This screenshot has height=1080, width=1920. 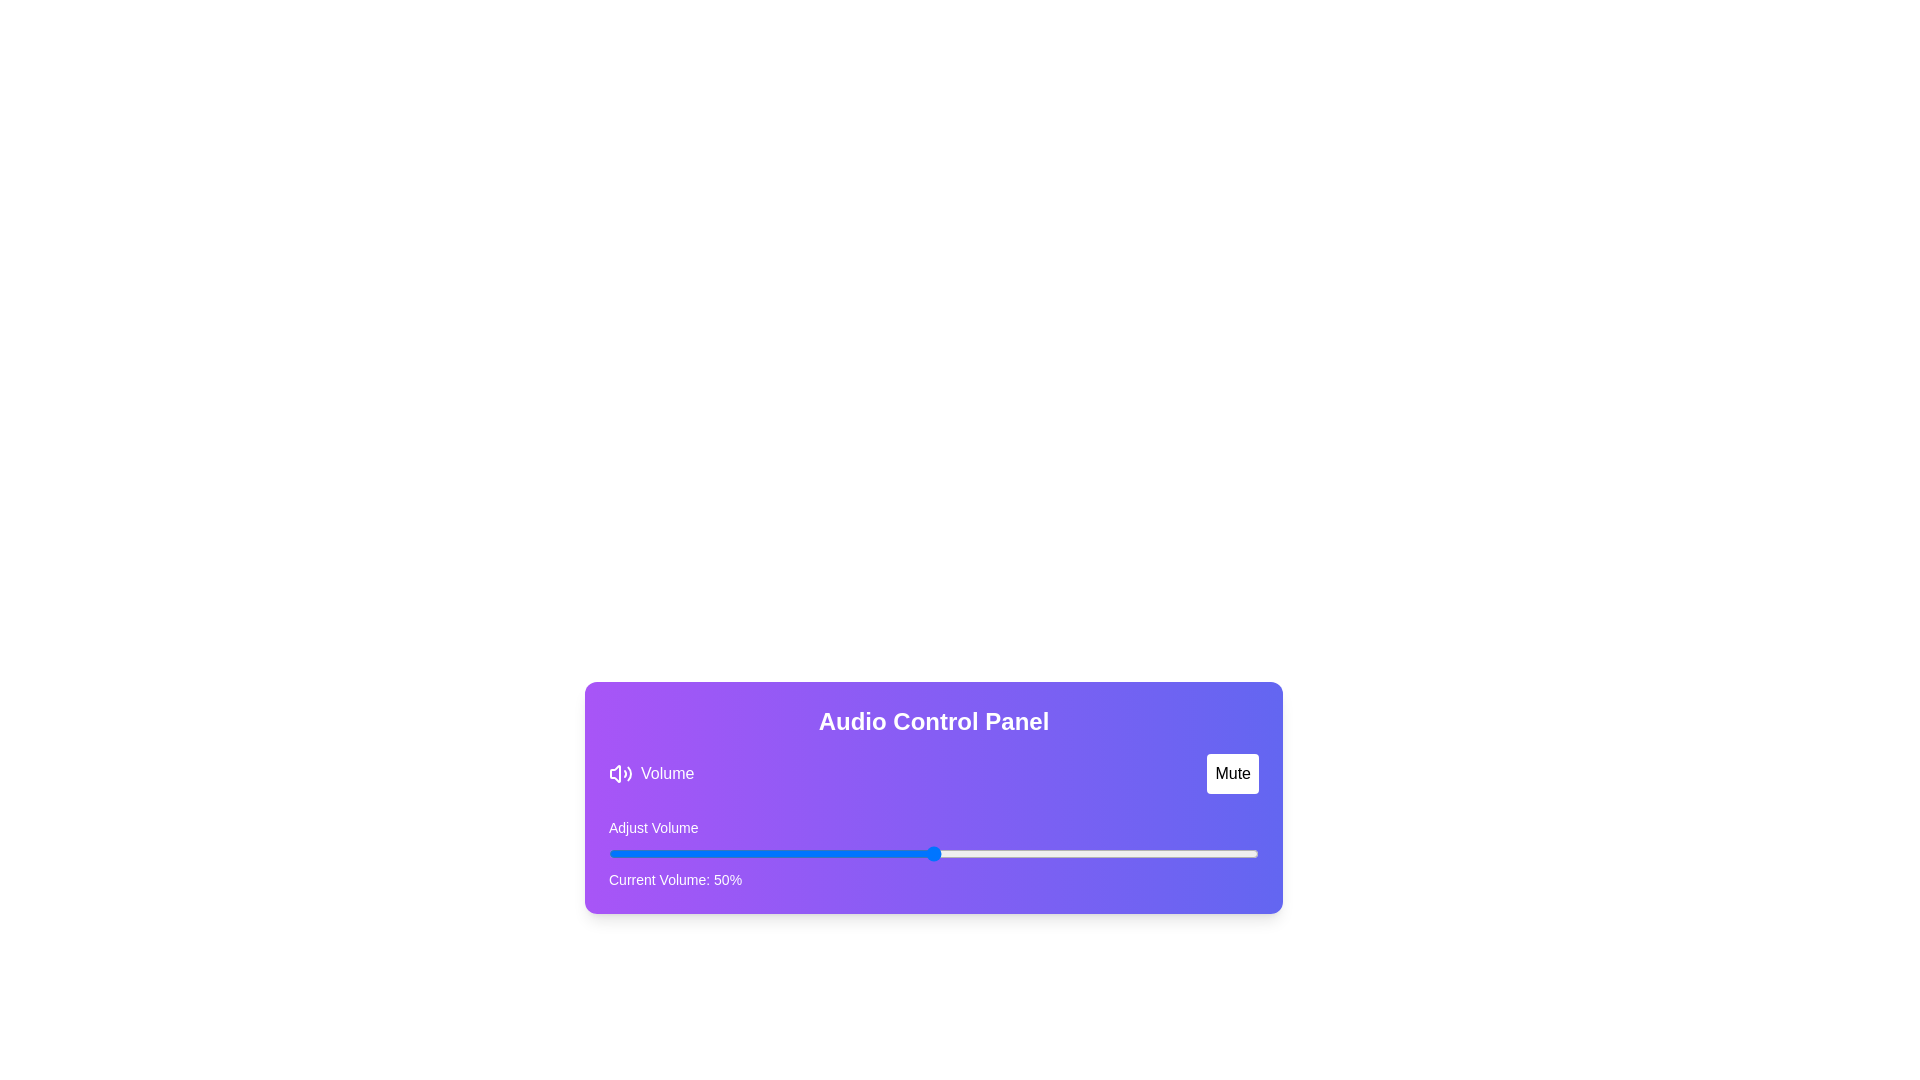 I want to click on the volume slider, so click(x=1251, y=853).